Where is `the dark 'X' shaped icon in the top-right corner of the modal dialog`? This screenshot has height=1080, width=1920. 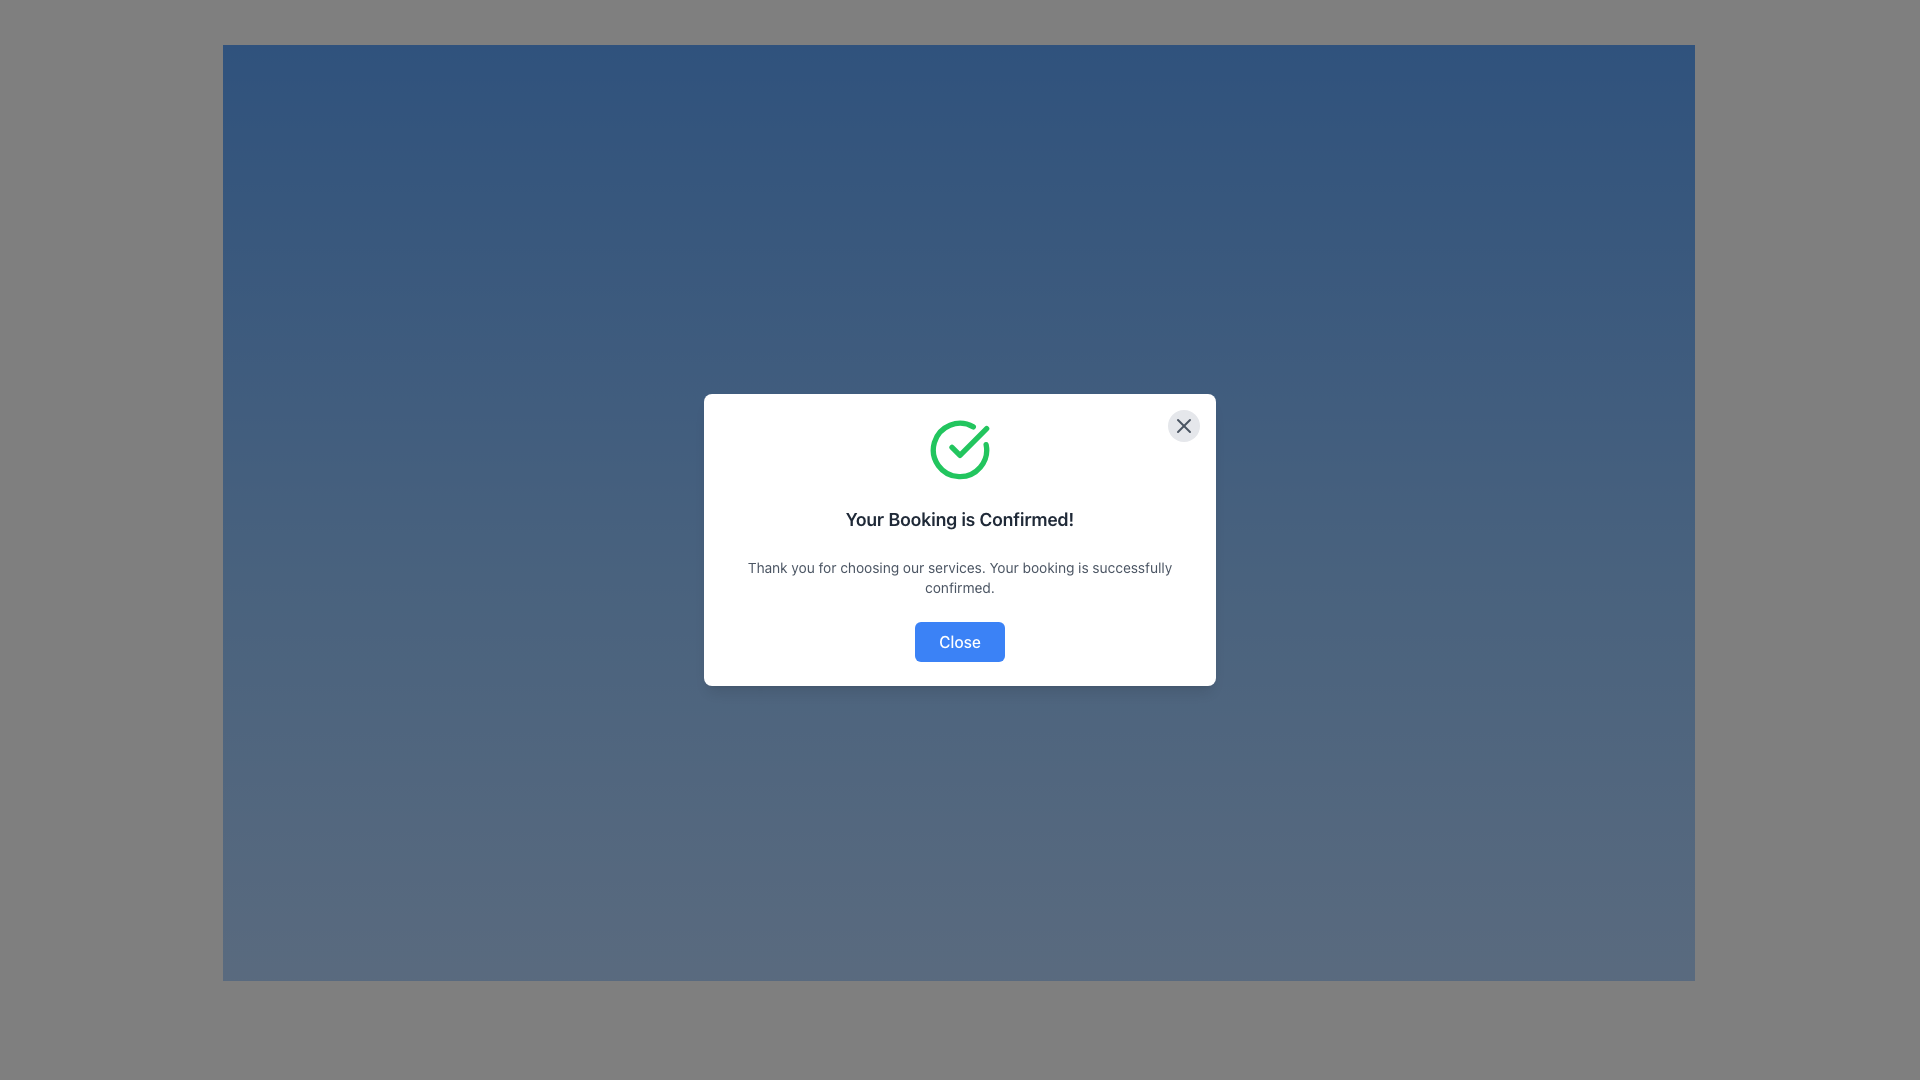 the dark 'X' shaped icon in the top-right corner of the modal dialog is located at coordinates (1184, 424).